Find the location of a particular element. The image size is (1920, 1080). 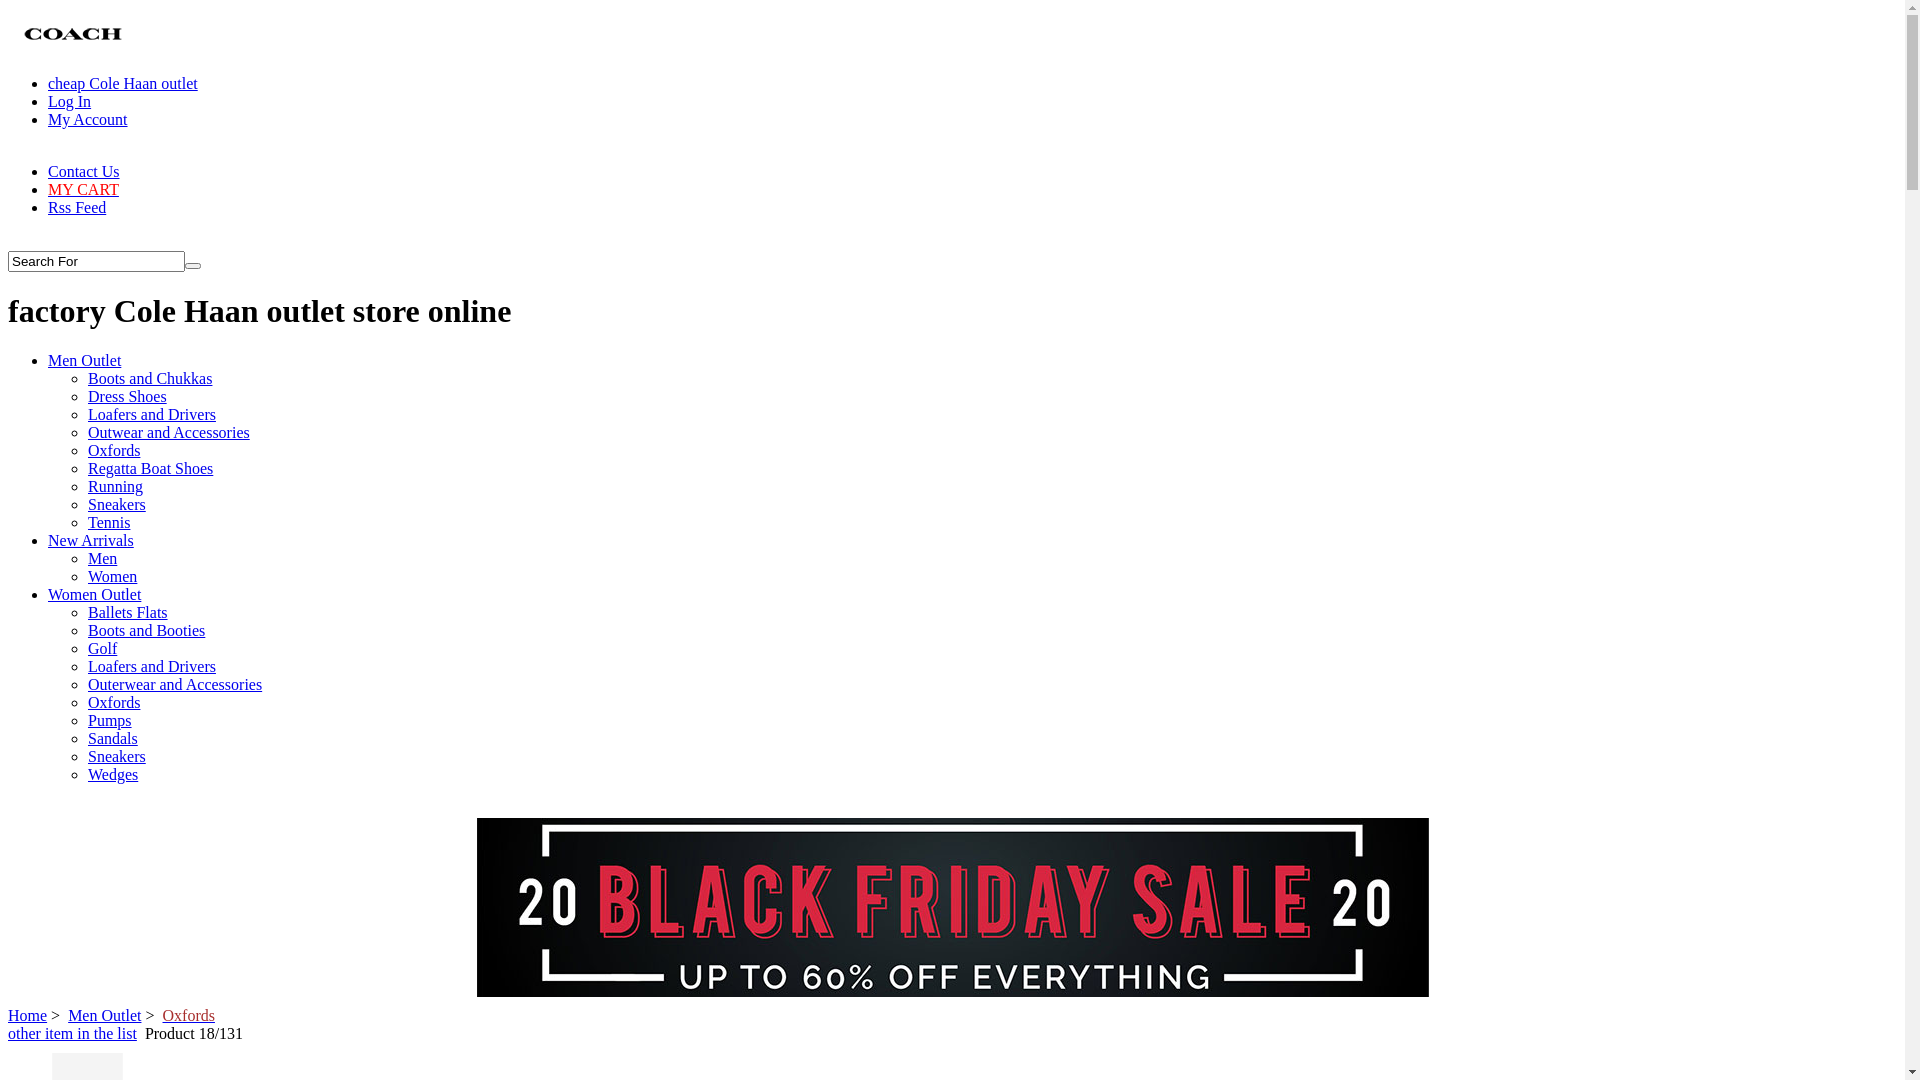

'Contact Us' is located at coordinates (48, 170).